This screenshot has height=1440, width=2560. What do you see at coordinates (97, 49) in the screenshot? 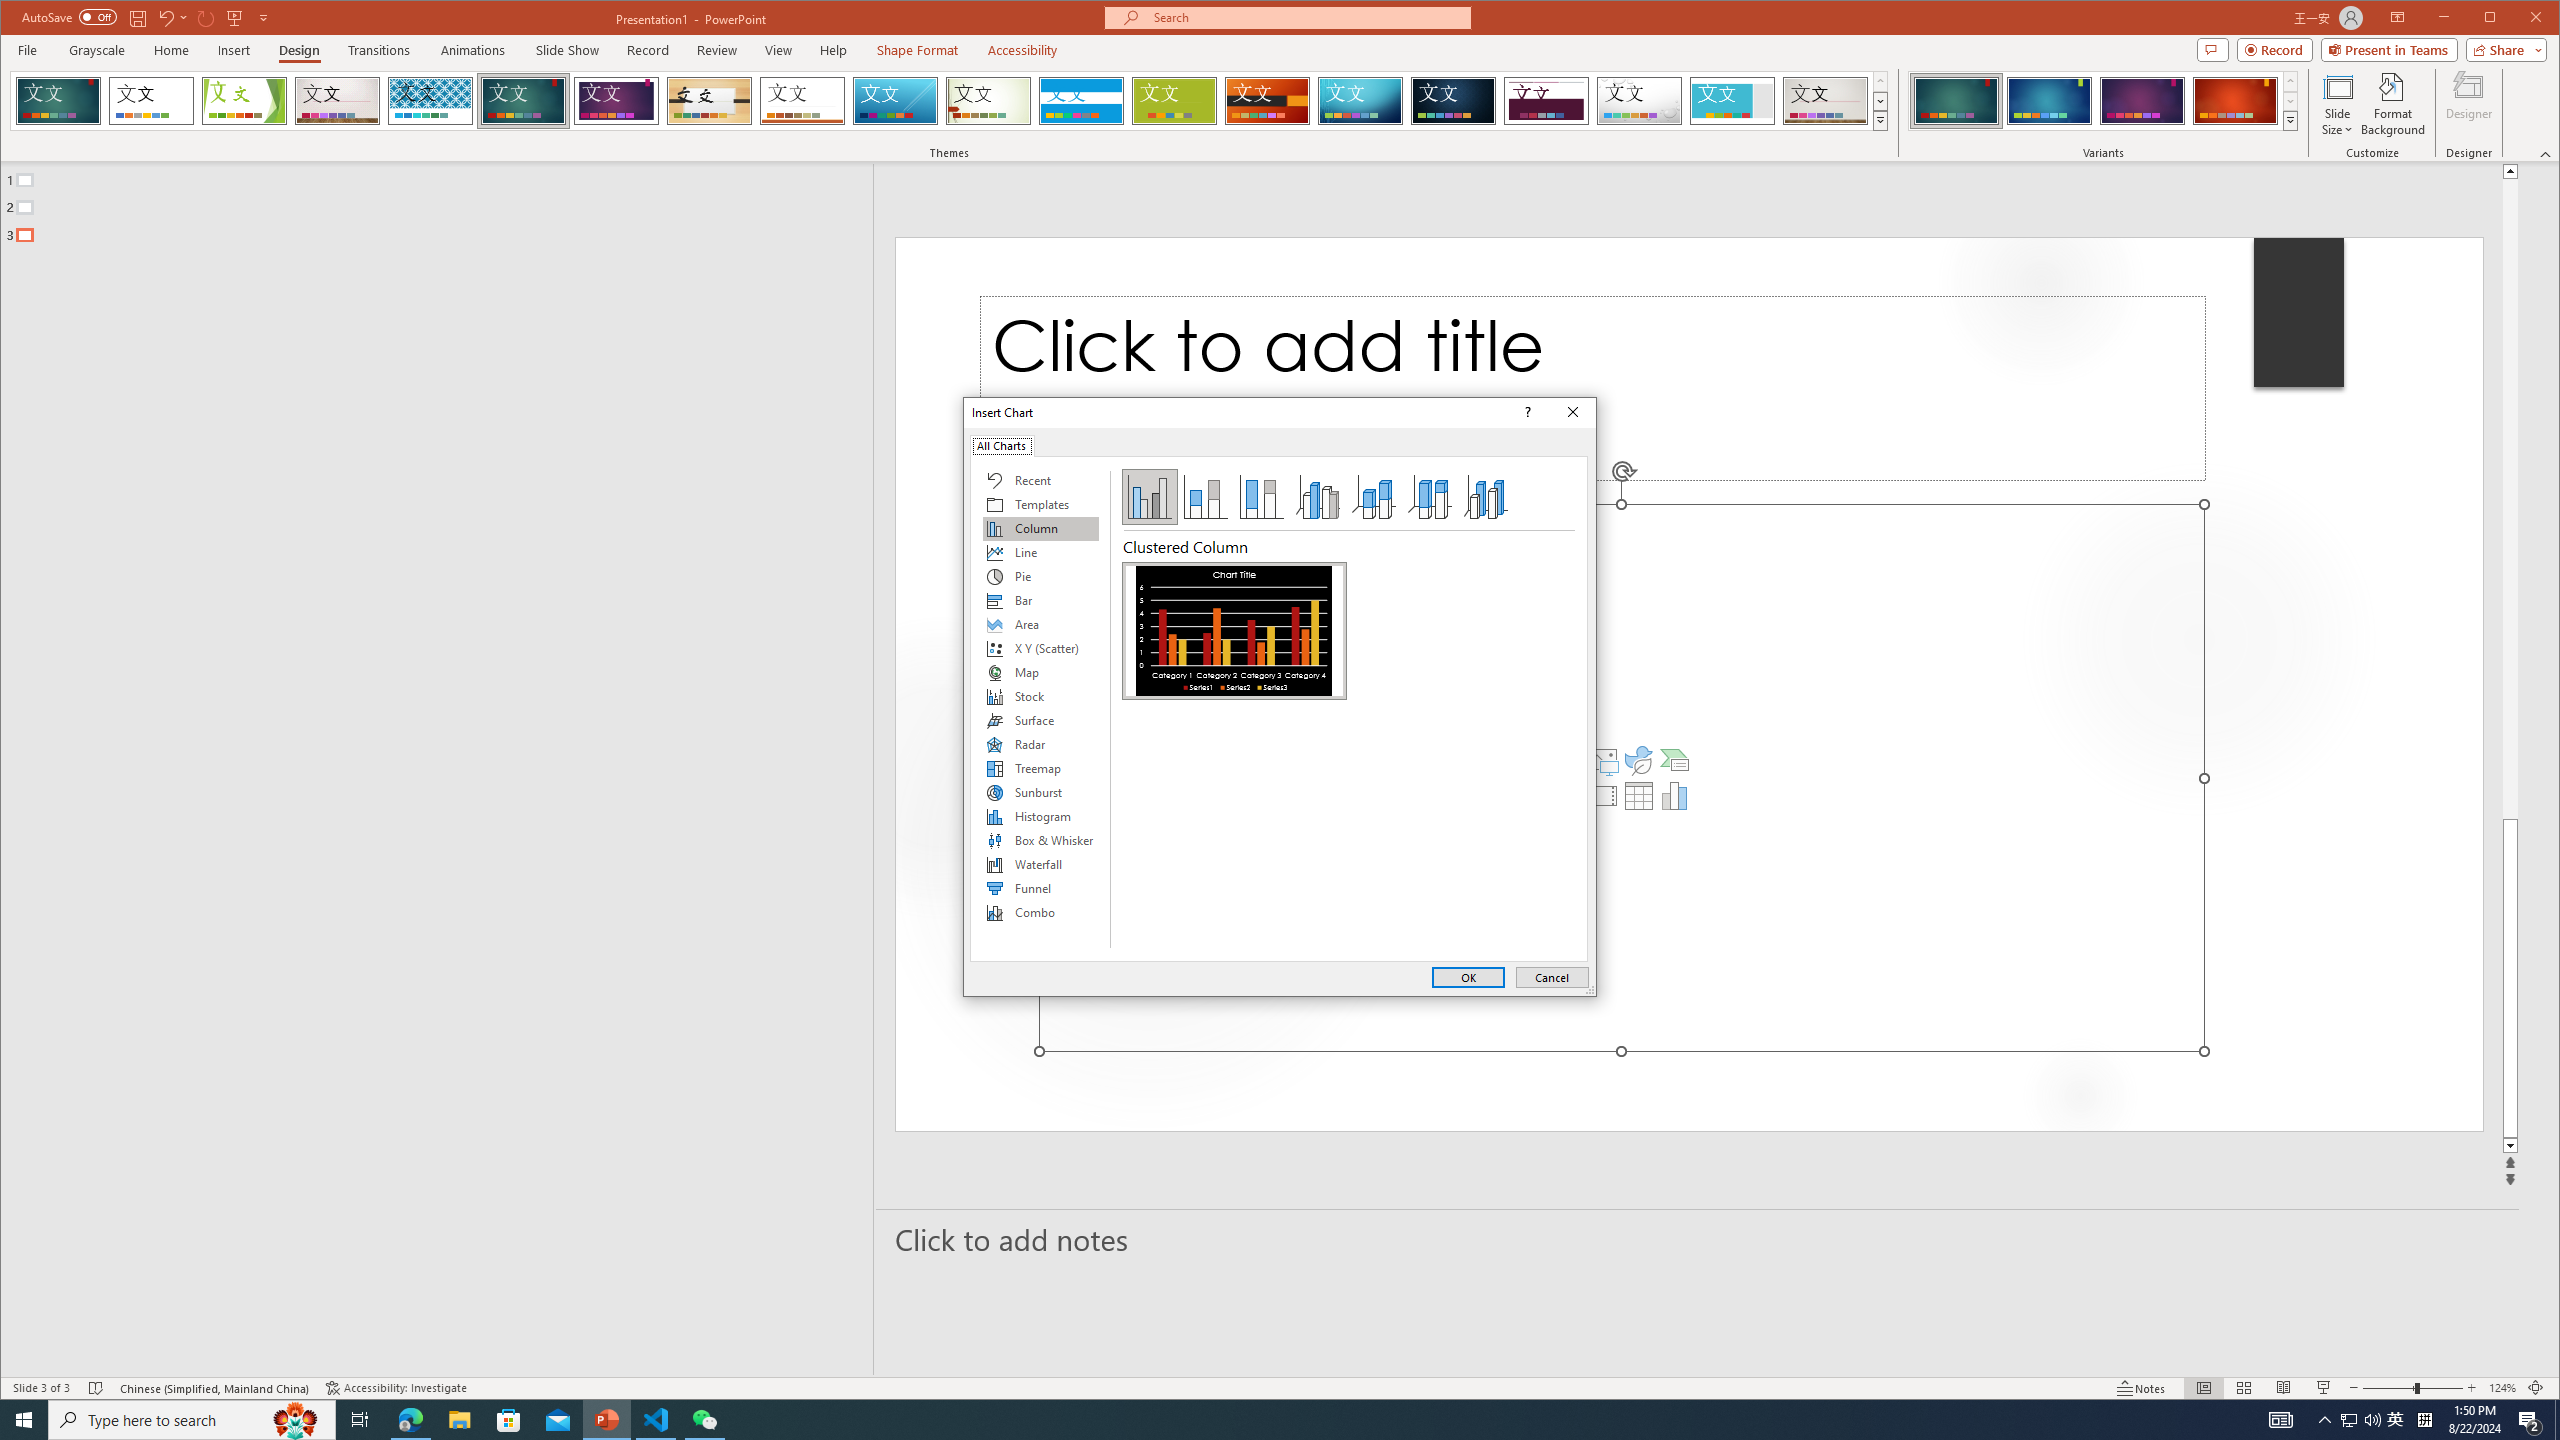
I see `'Grayscale'` at bounding box center [97, 49].